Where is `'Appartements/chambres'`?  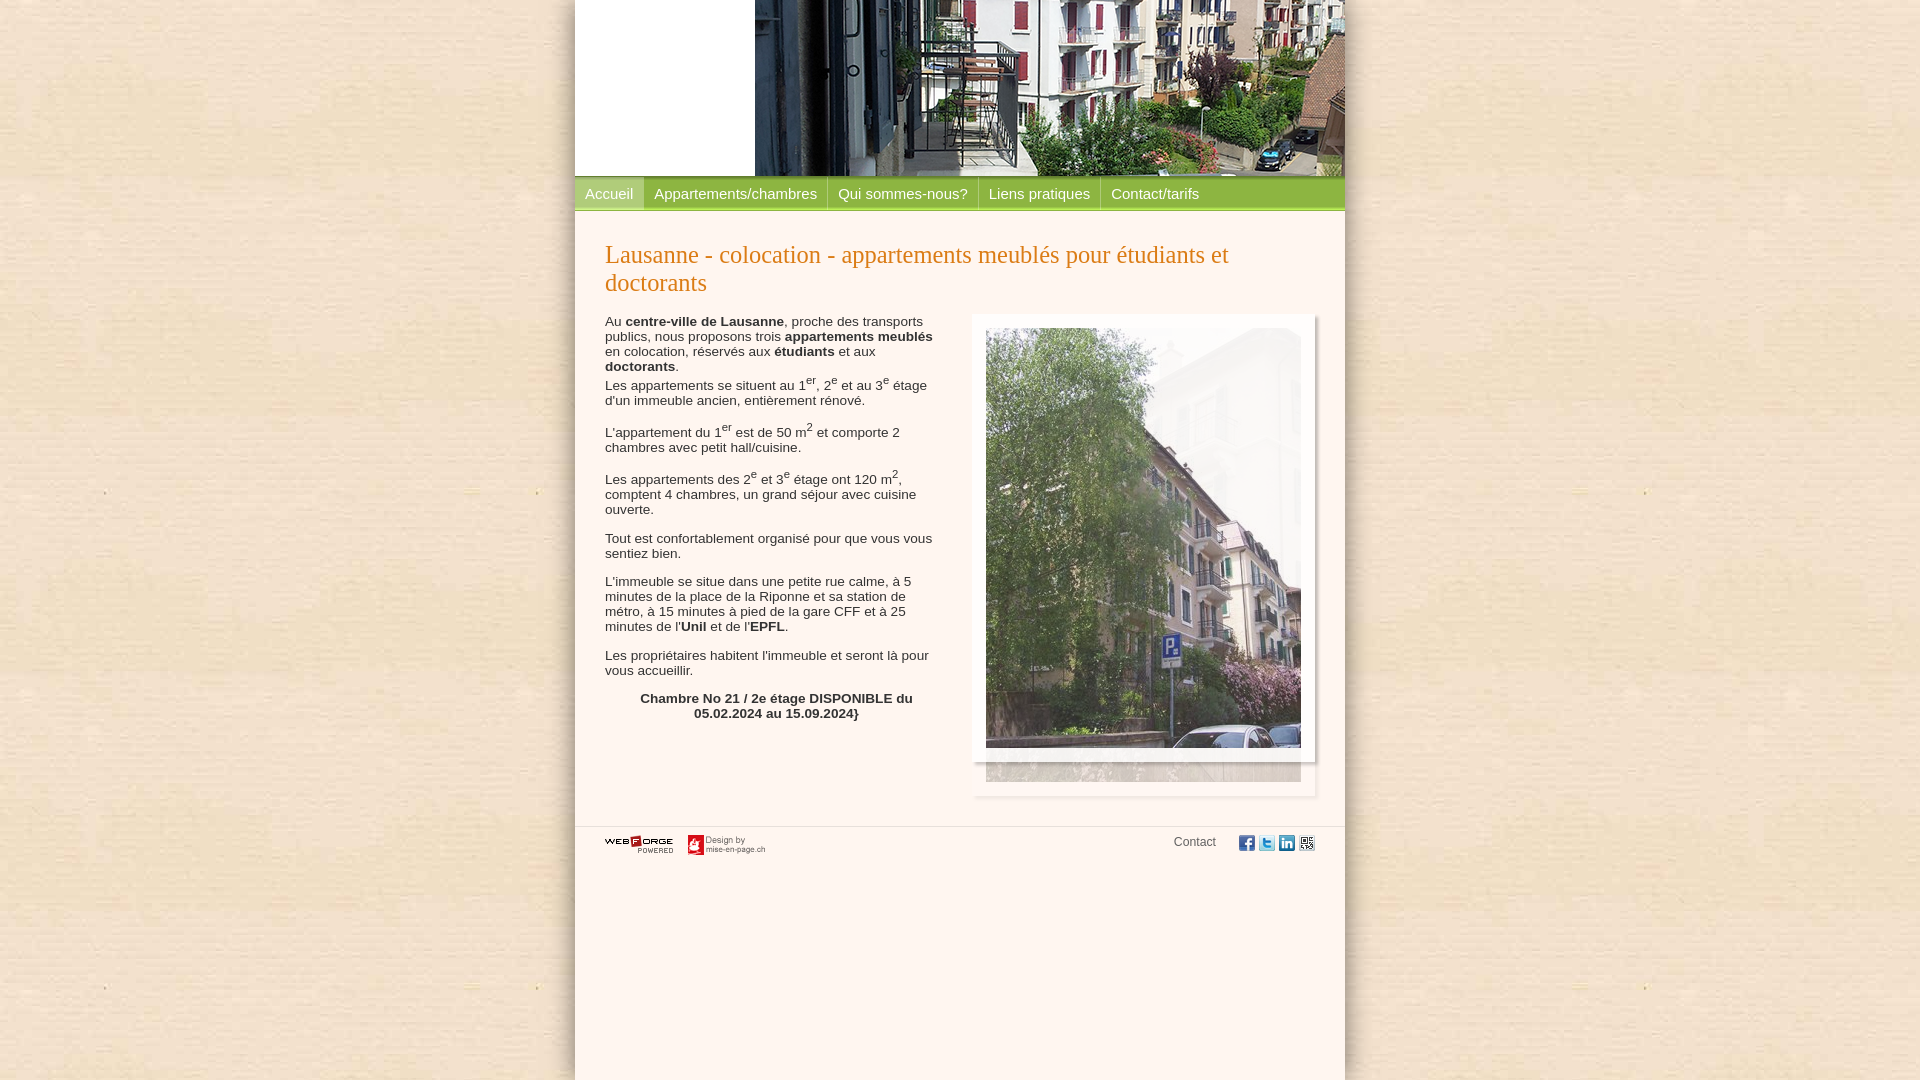 'Appartements/chambres' is located at coordinates (733, 193).